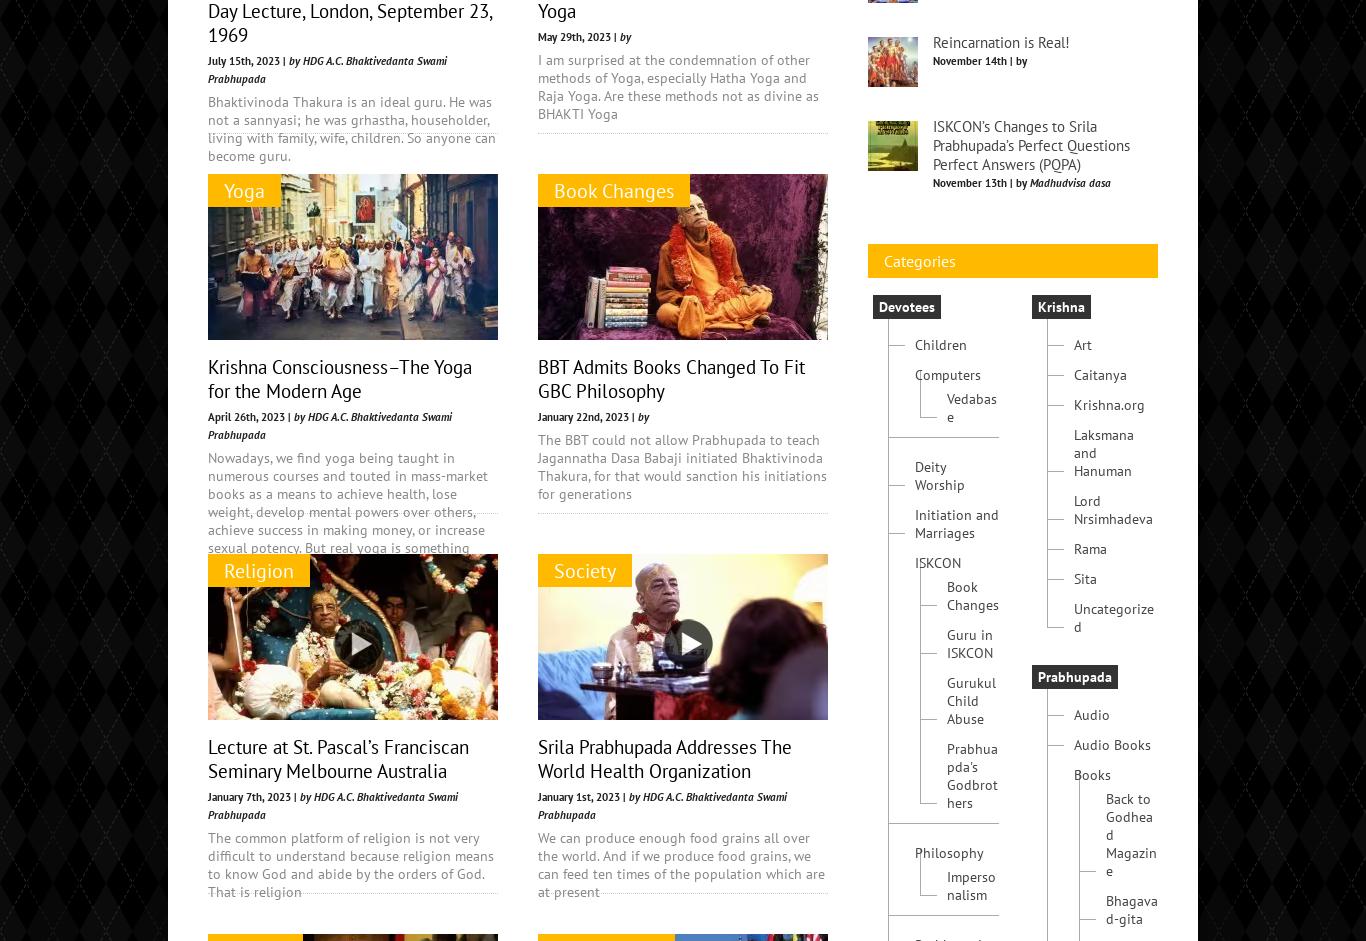  What do you see at coordinates (941, 493) in the screenshot?
I see `'Children'` at bounding box center [941, 493].